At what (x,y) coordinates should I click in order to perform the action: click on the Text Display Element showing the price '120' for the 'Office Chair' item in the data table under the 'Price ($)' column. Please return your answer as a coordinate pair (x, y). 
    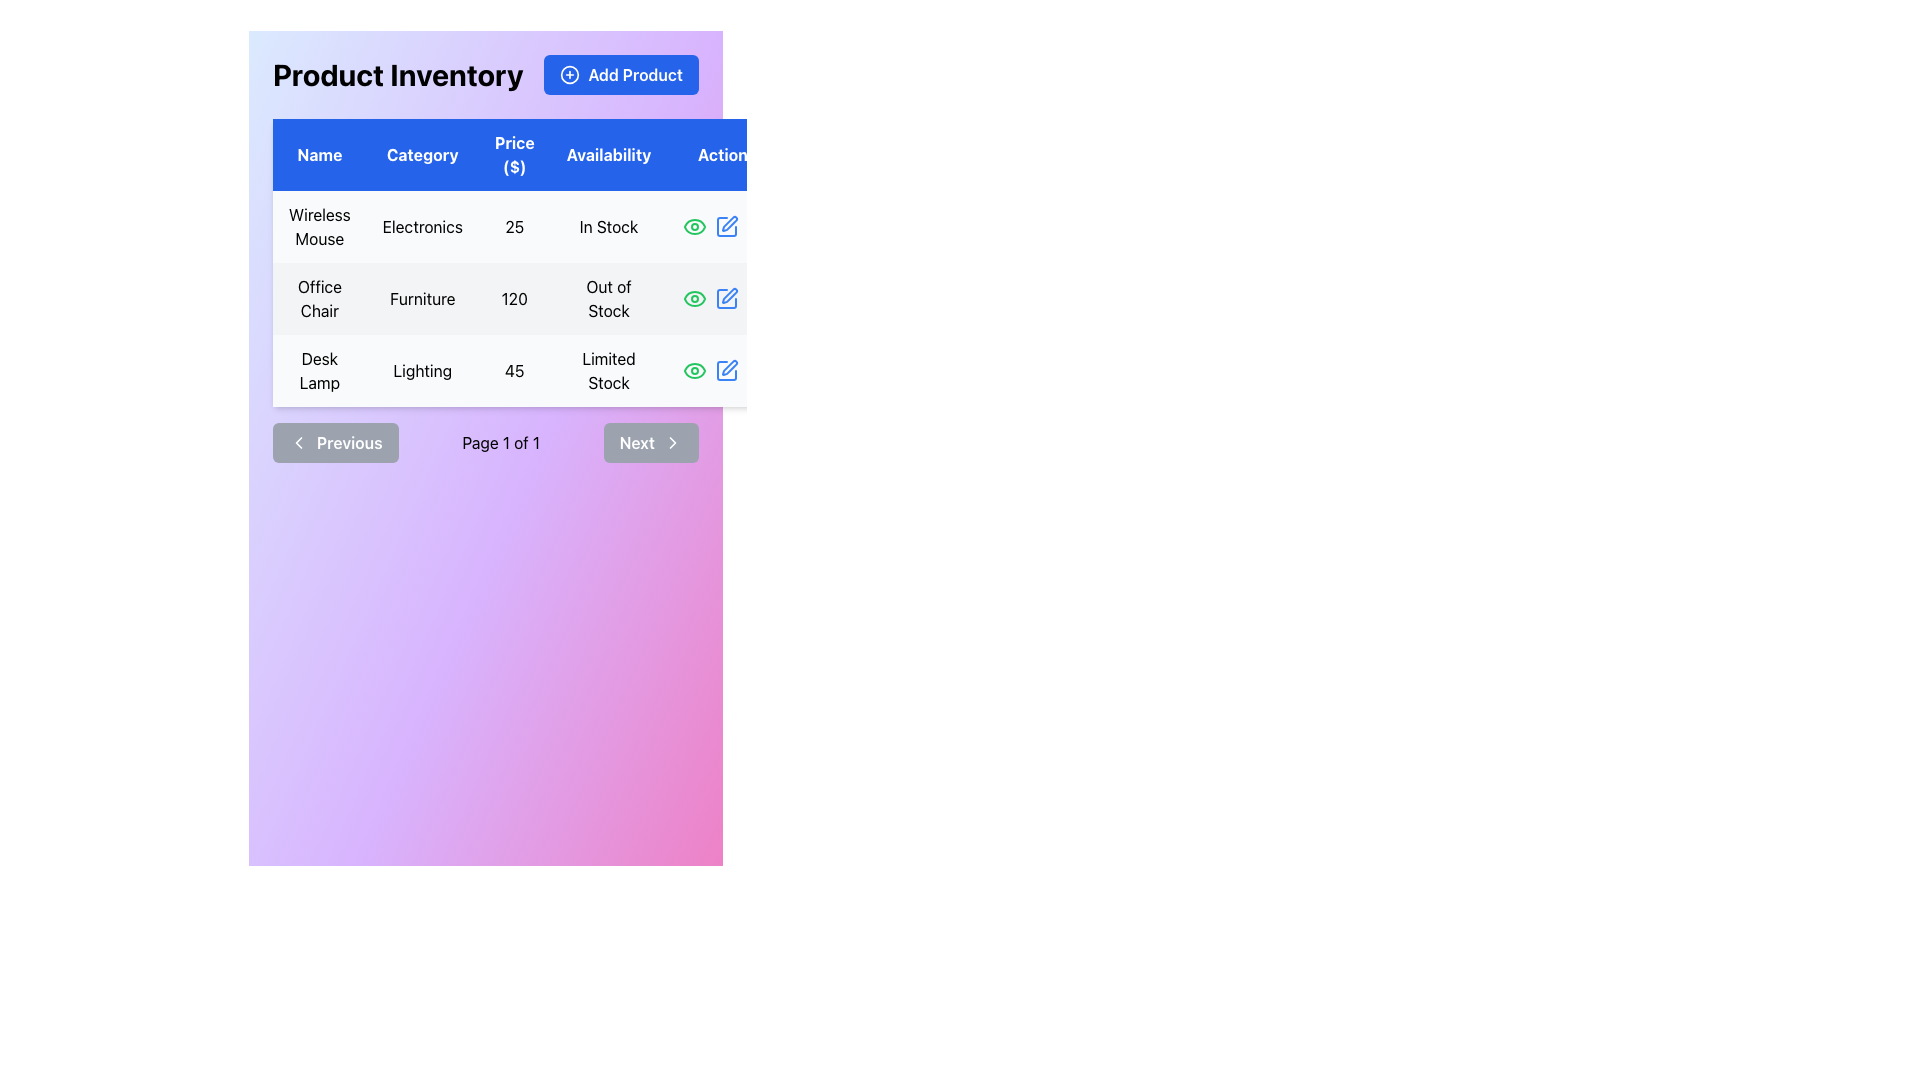
    Looking at the image, I should click on (514, 299).